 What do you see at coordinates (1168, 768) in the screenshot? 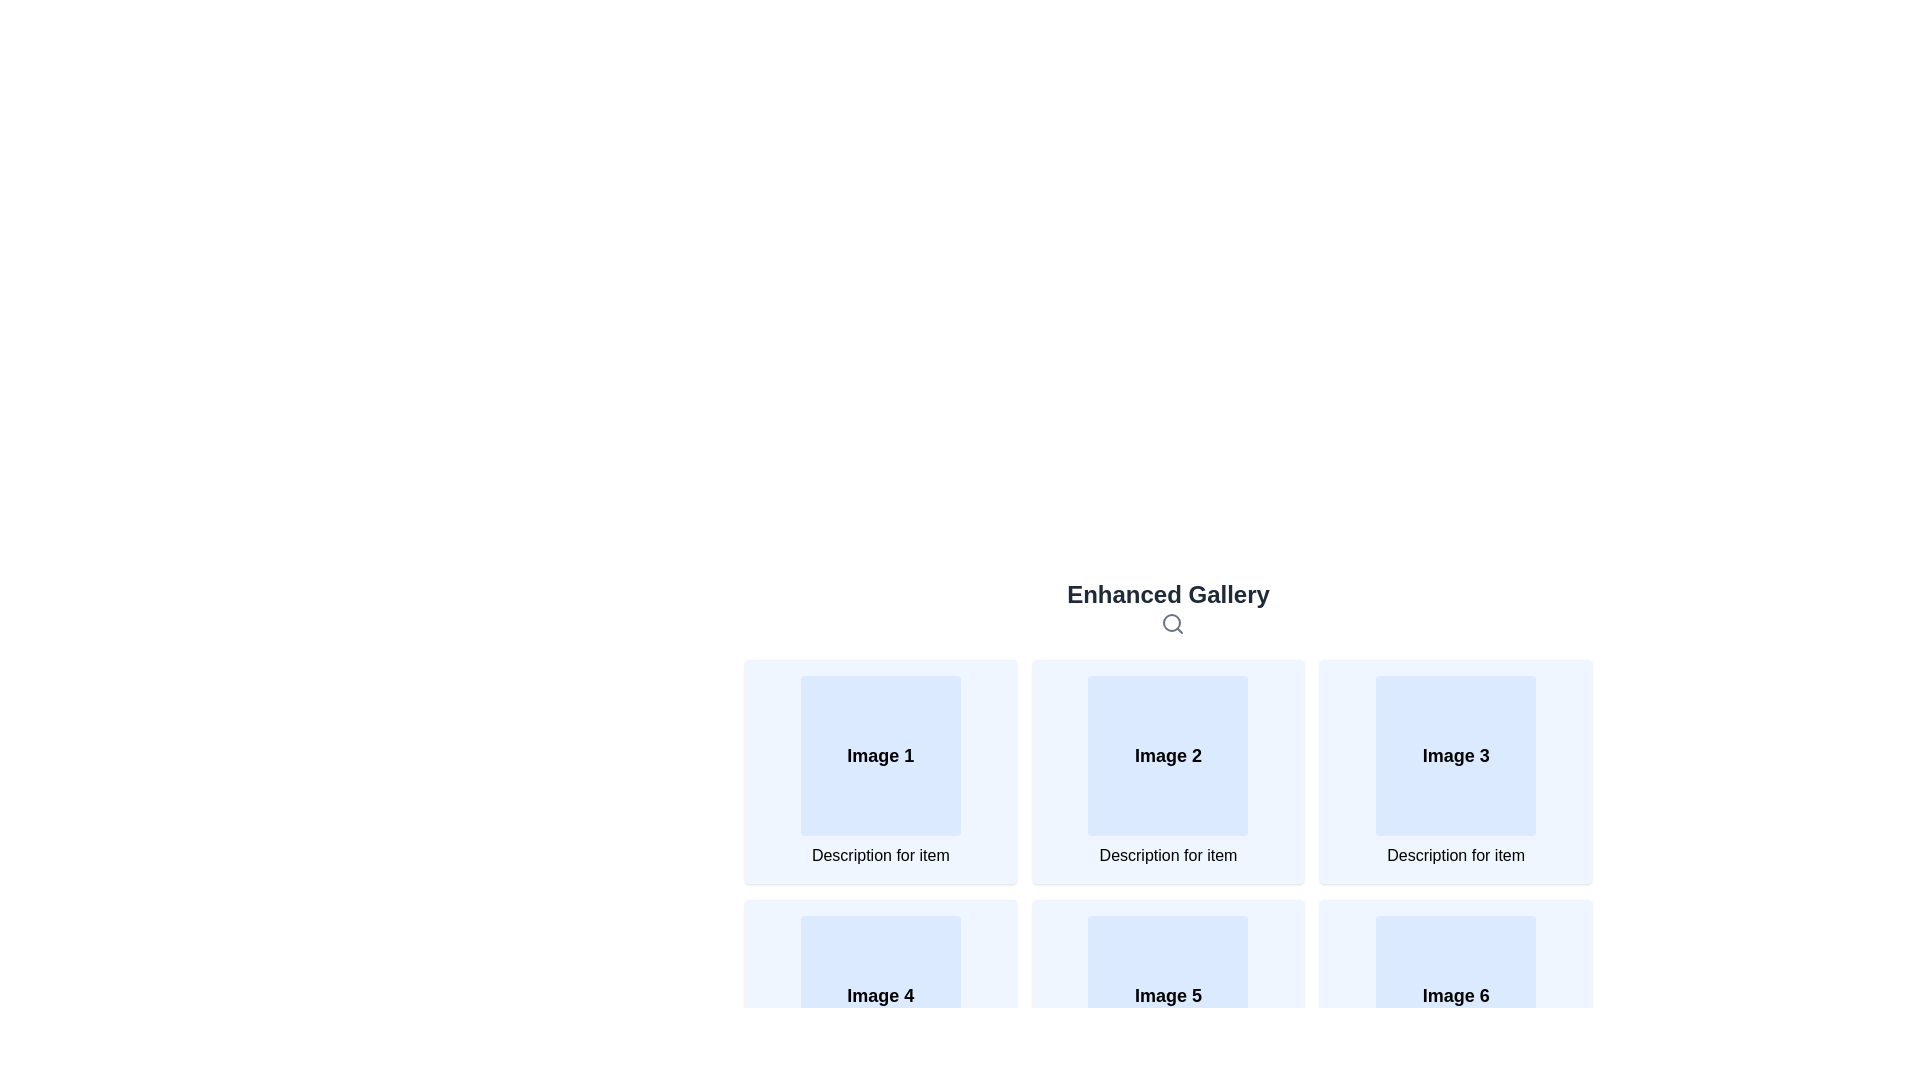
I see `the interactive card labeled 'Image 2', which is the second item in the first row of a three-row grid layout within the gallery display` at bounding box center [1168, 768].